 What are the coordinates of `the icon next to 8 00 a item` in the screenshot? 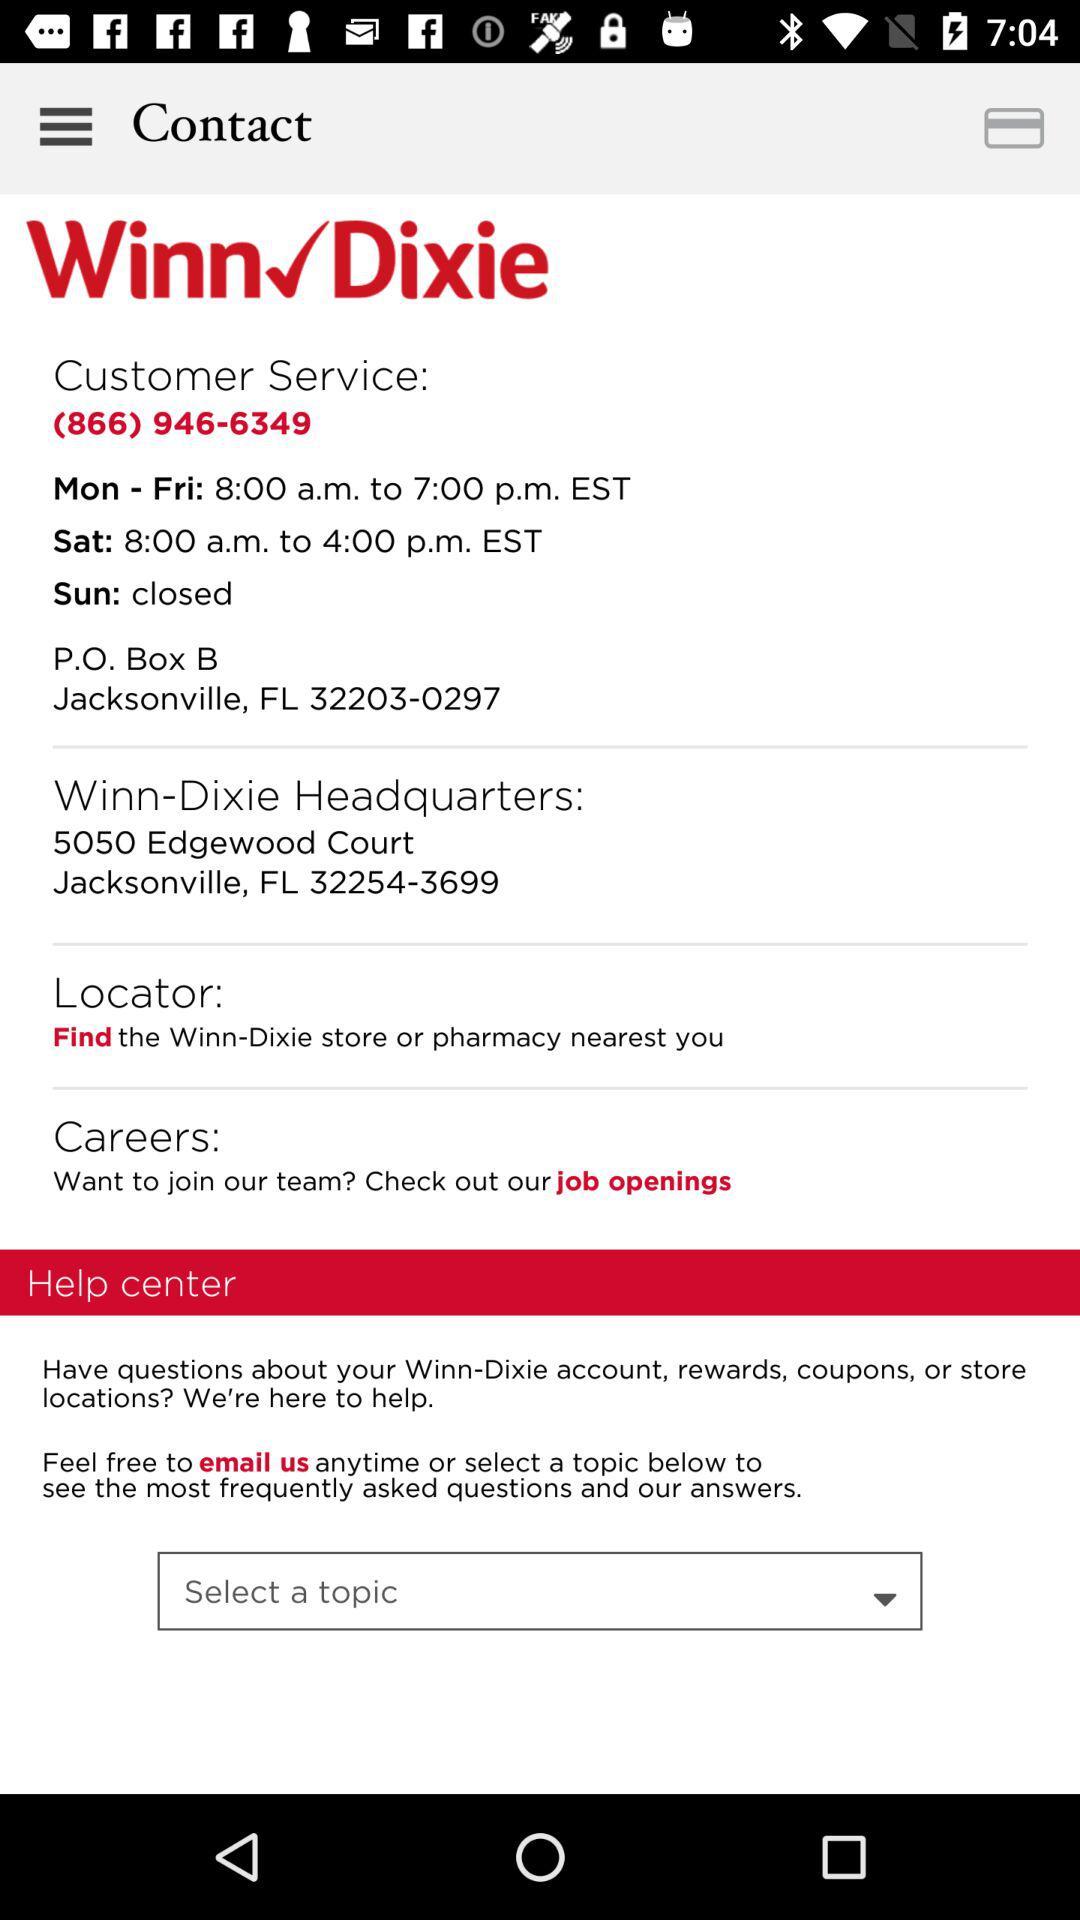 It's located at (81, 539).